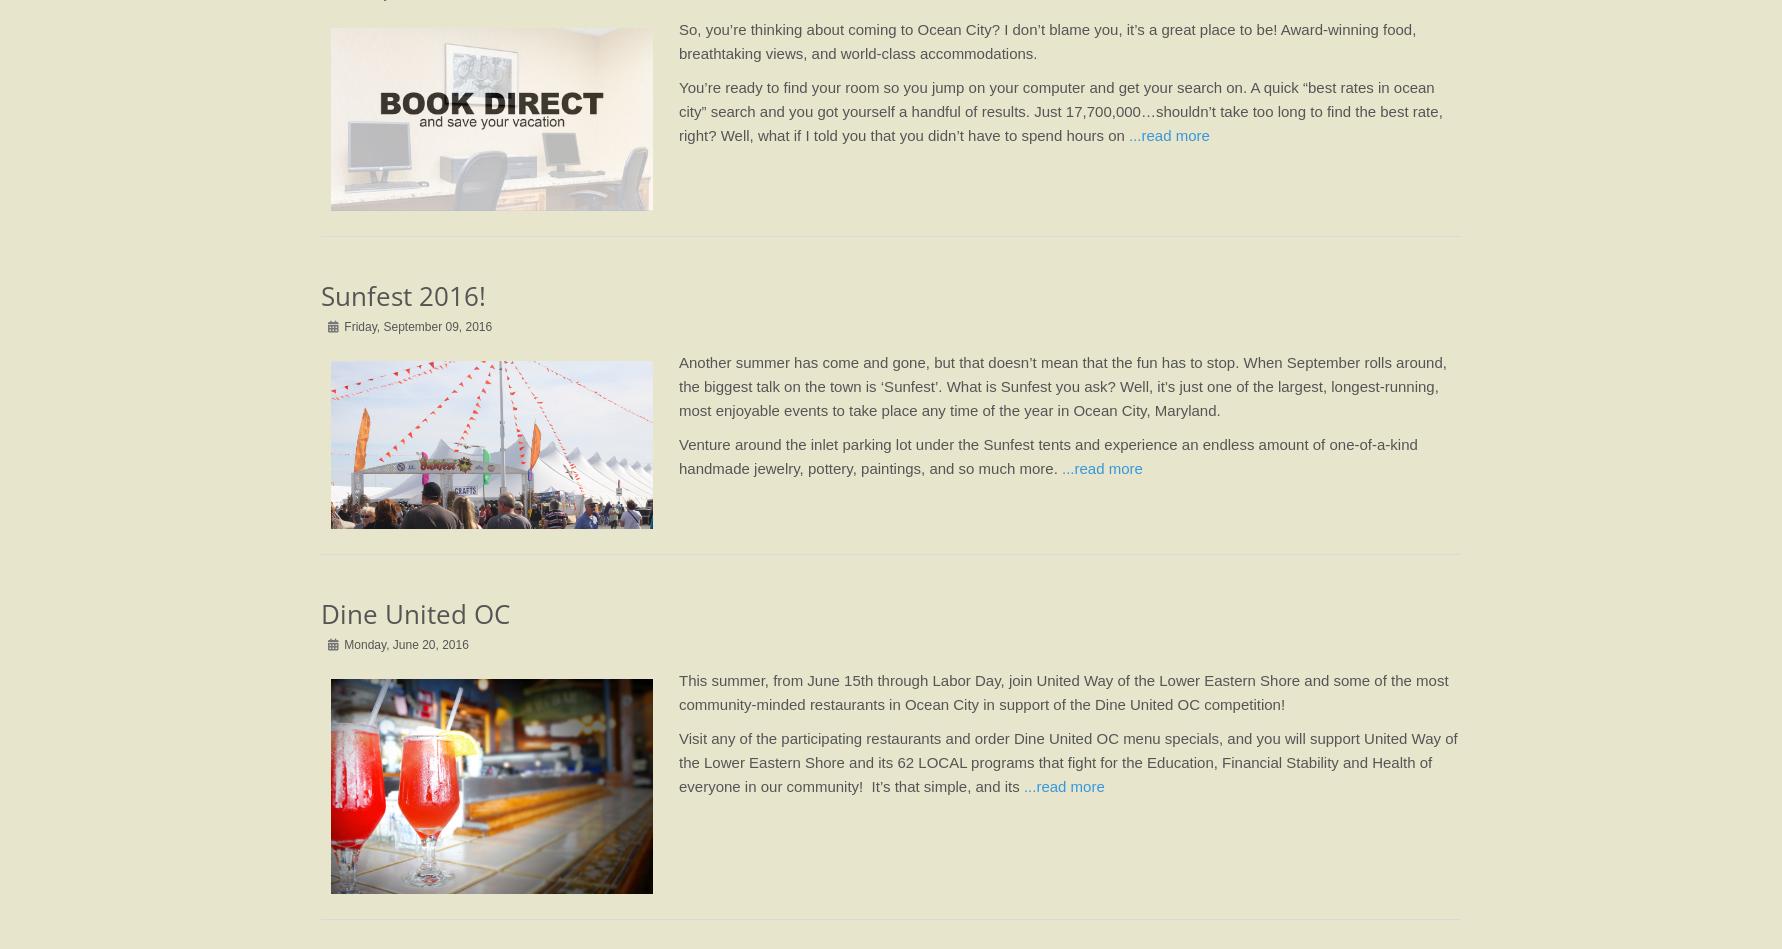  I want to click on 'Visit any of the participating restaurants and order Dine United OC menu specials, and you will support United Way of the Lower Eastern Shore and its 62 LOCAL programs that fight for the Education, Financial Stability and Health of everyone in our community!  It’s that simple, and its', so click(1066, 762).